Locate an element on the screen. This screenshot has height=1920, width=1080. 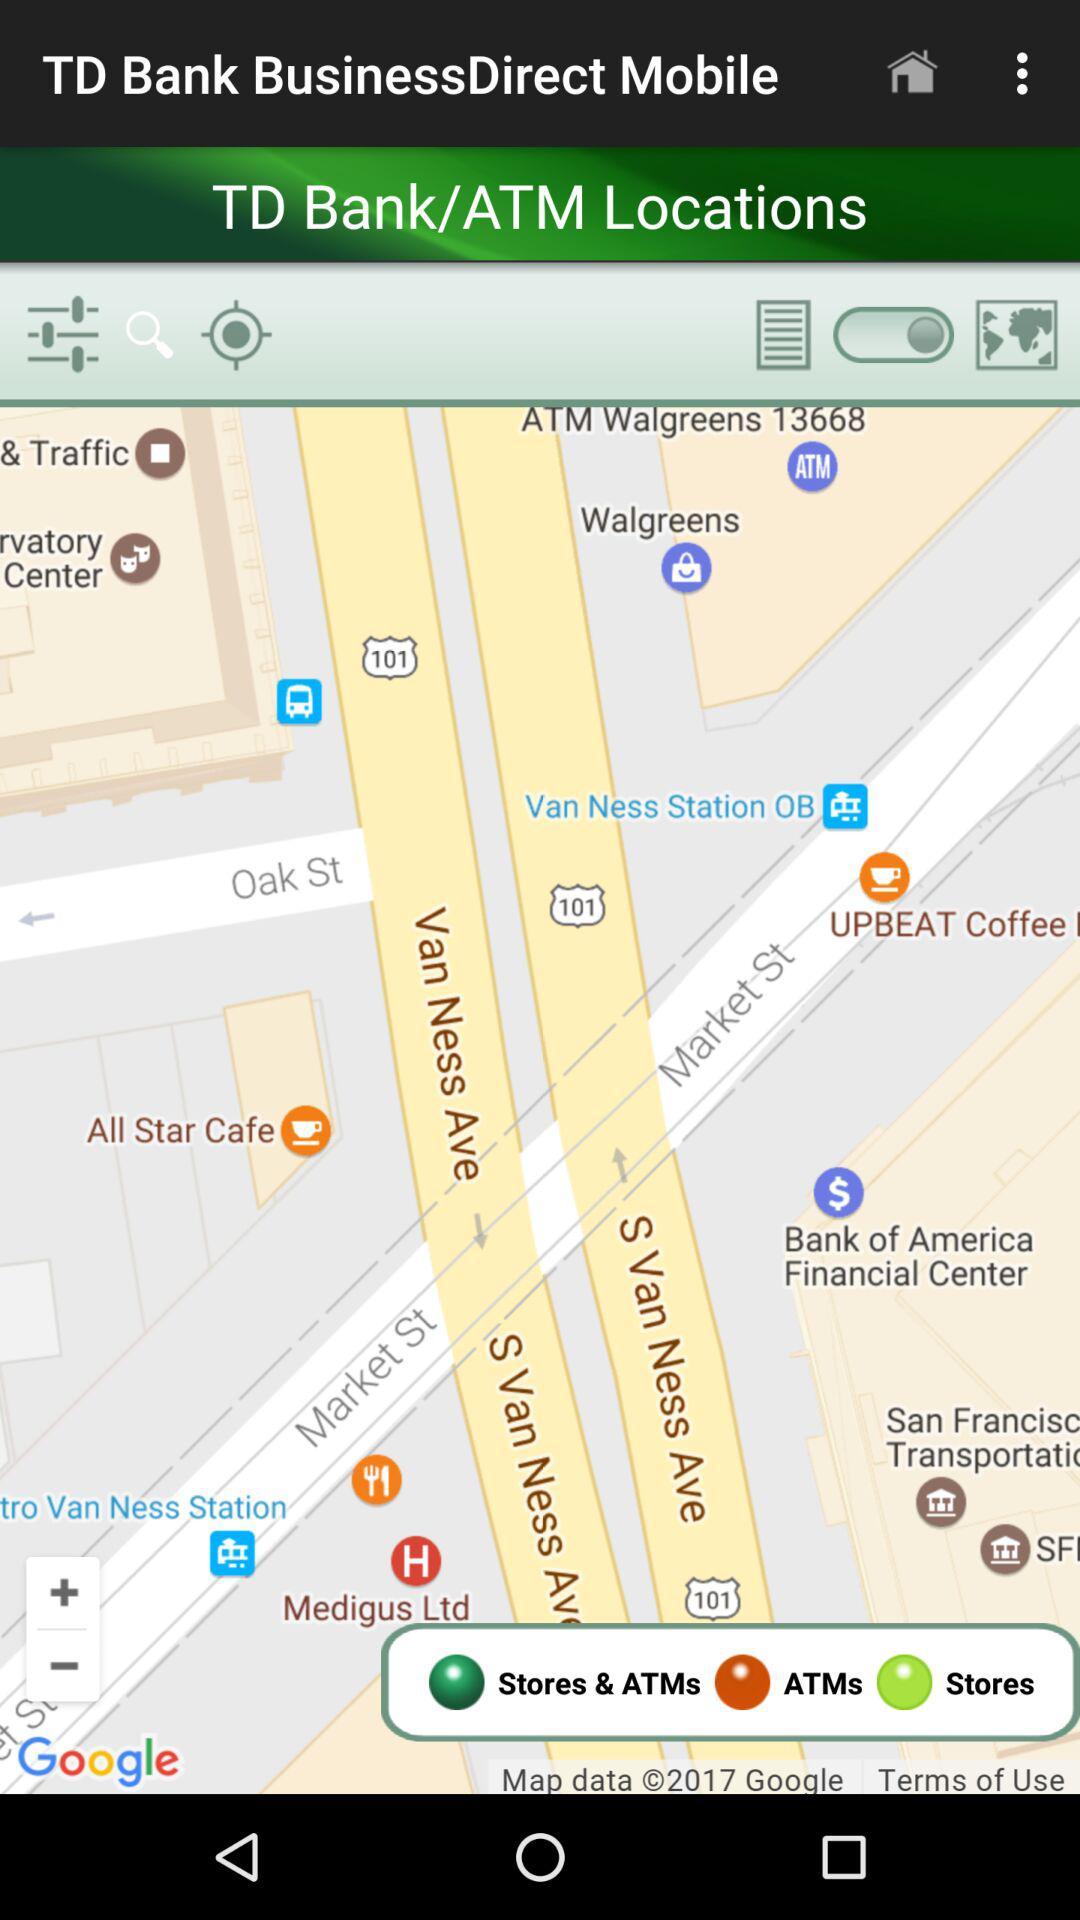
the location_crosshair icon is located at coordinates (235, 334).